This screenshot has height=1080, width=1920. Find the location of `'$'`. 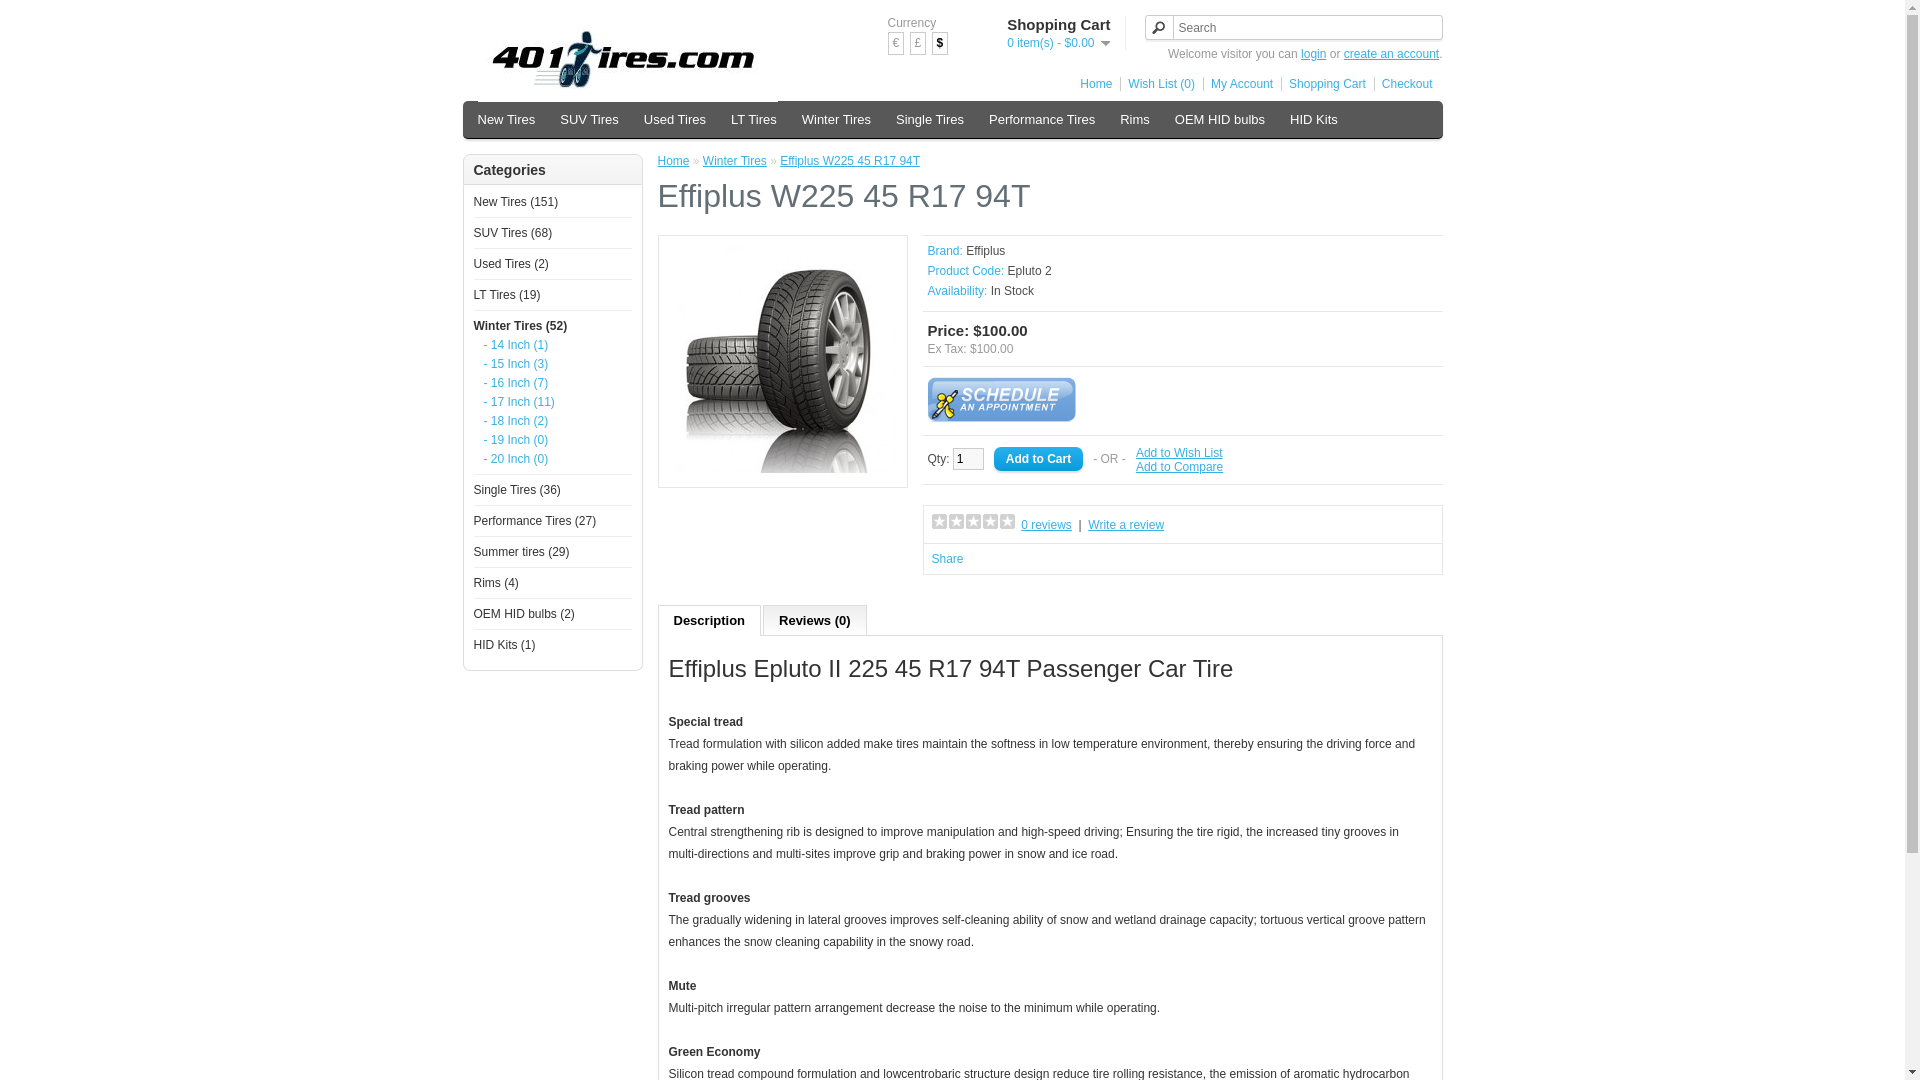

'$' is located at coordinates (939, 43).